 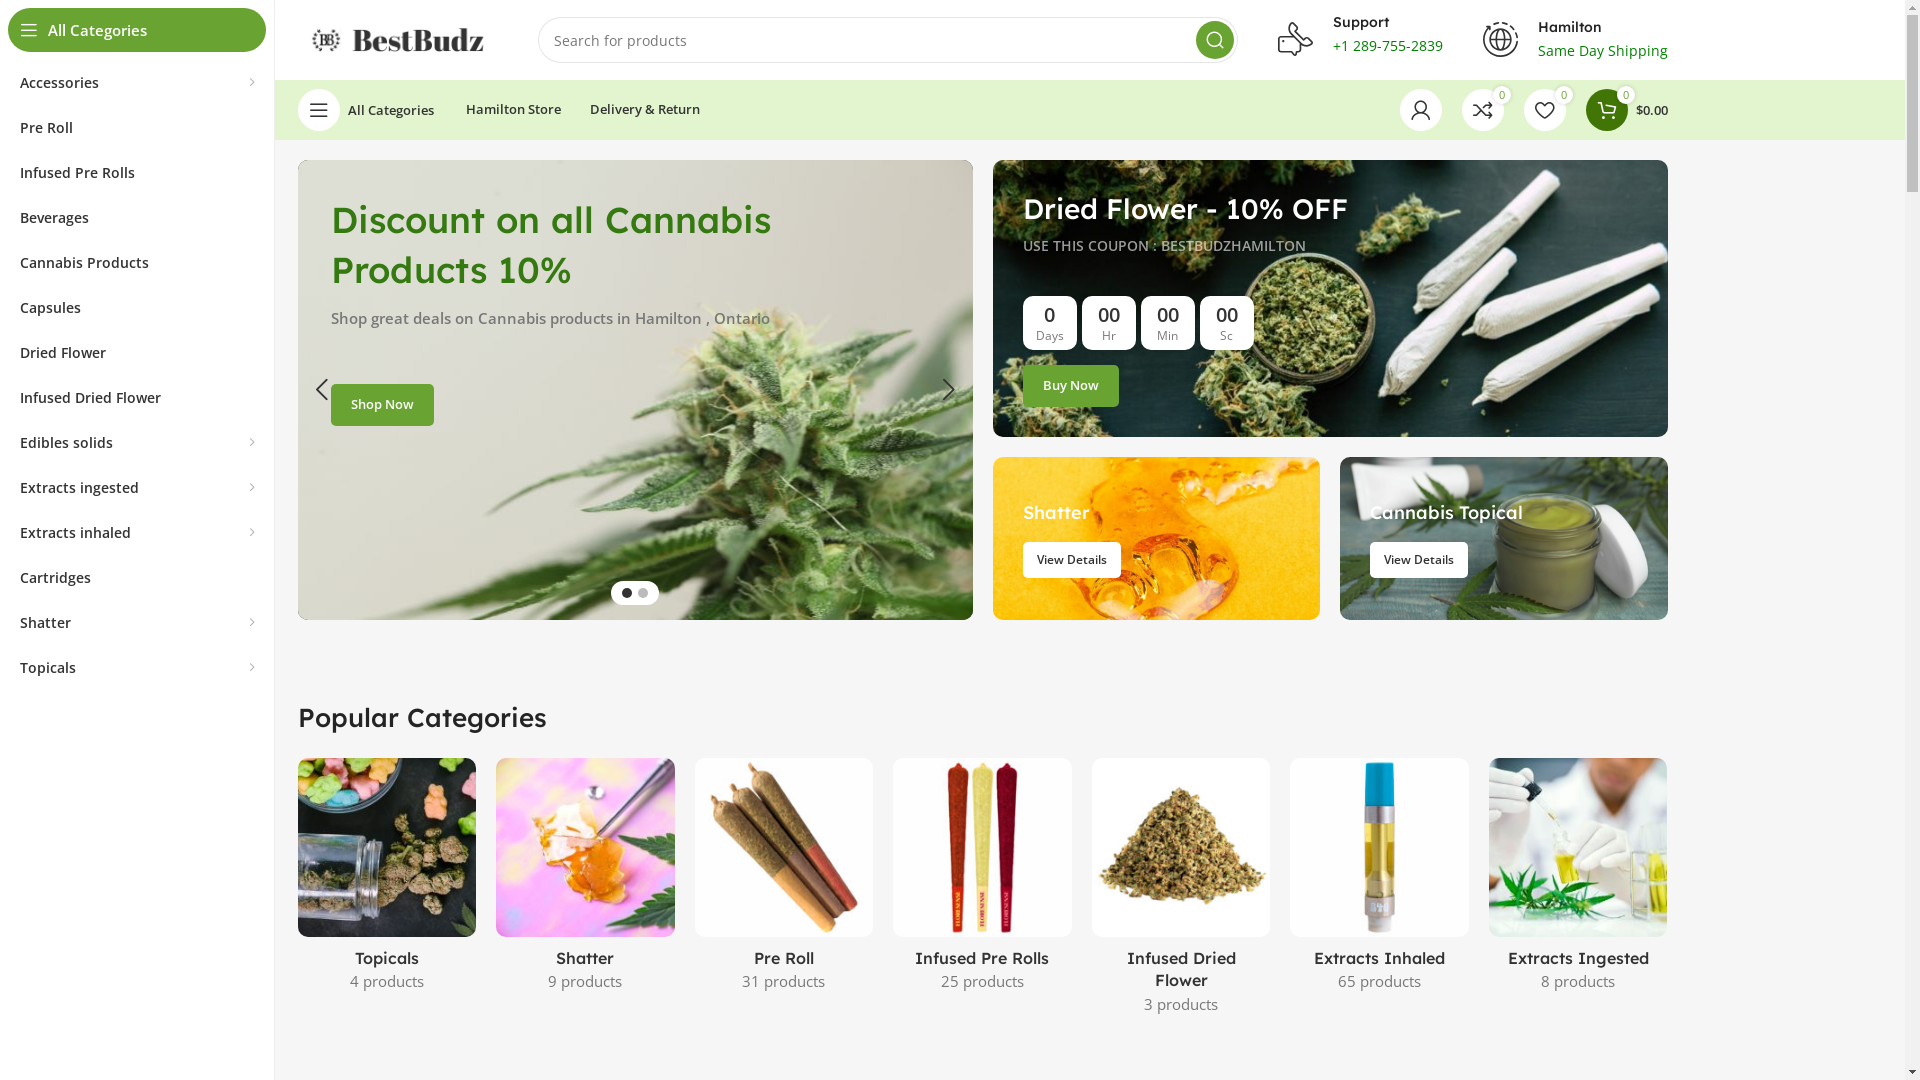 I want to click on '9 products', so click(x=547, y=979).